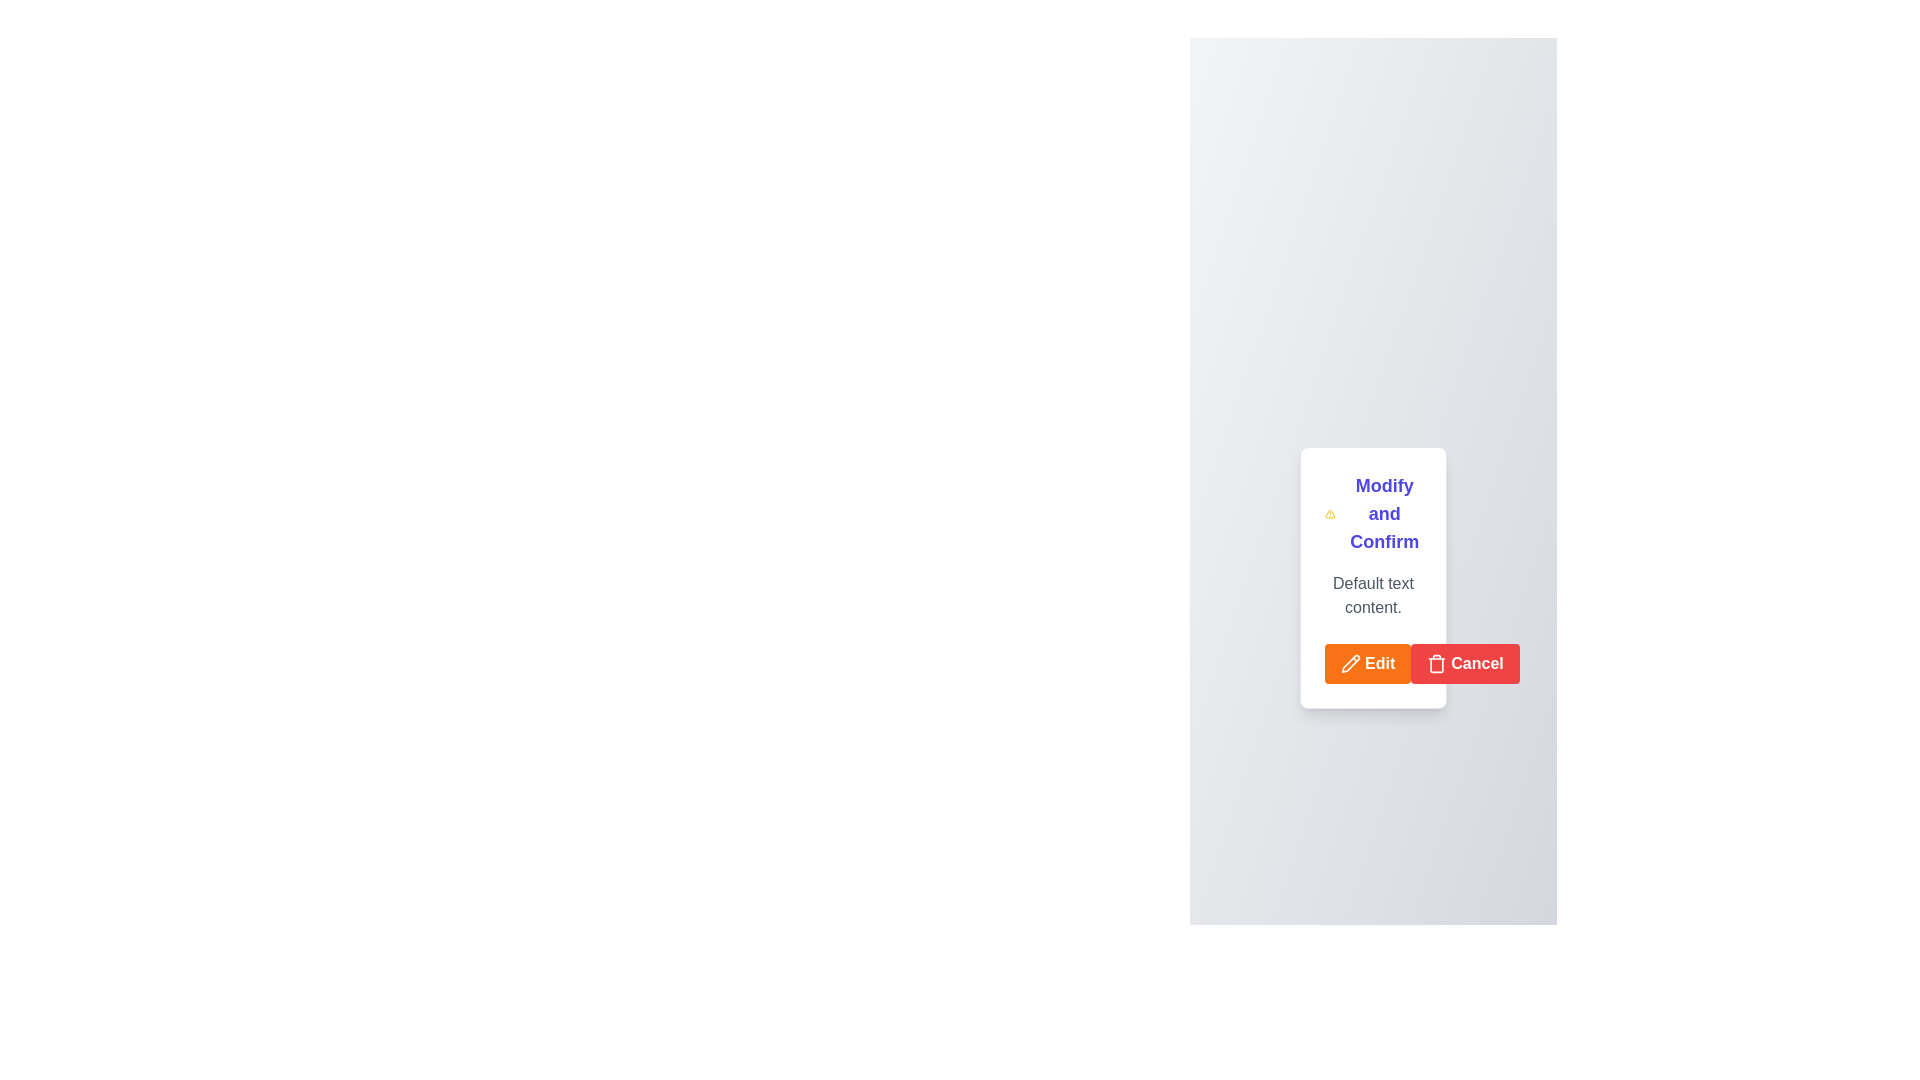 This screenshot has height=1080, width=1920. What do you see at coordinates (1372, 595) in the screenshot?
I see `the static text label that reads 'Default text content' which is styled in a gray font and located within a white rectangular card with rounded corners` at bounding box center [1372, 595].